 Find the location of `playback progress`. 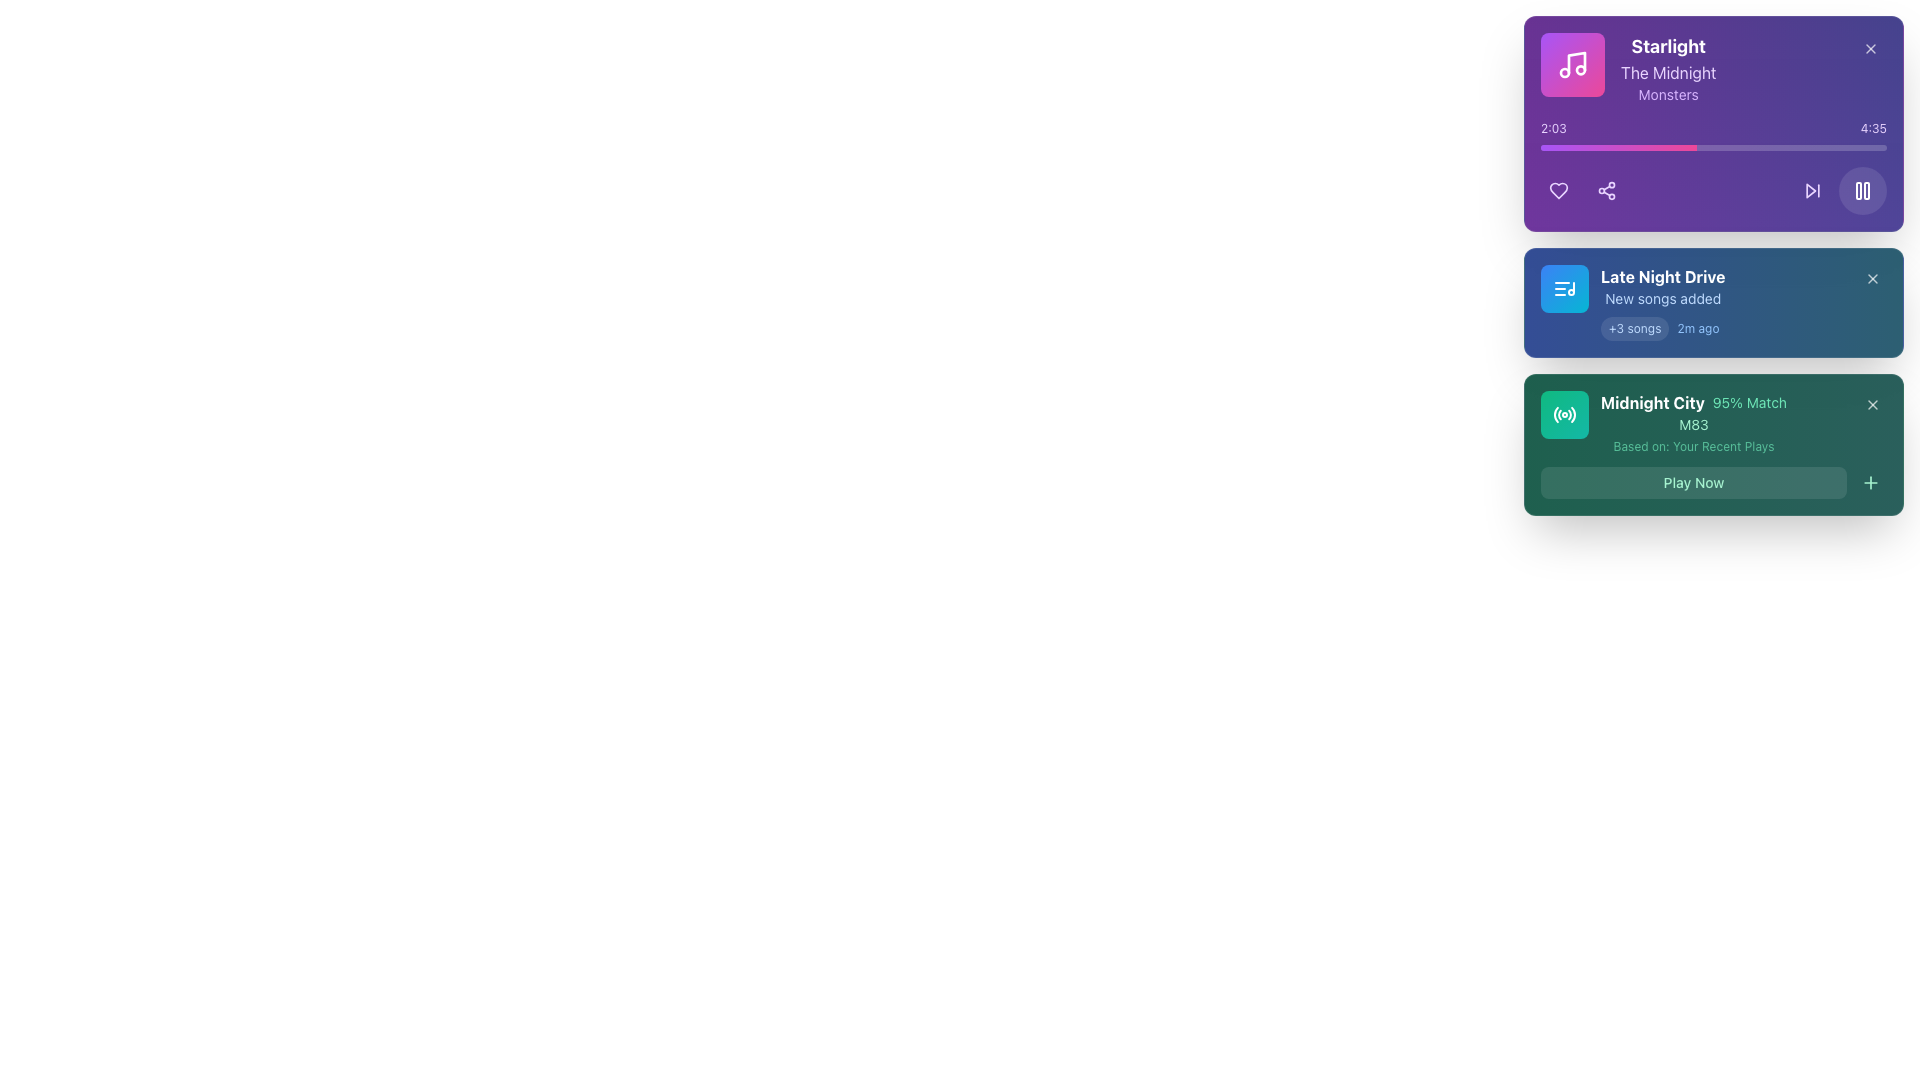

playback progress is located at coordinates (1635, 146).